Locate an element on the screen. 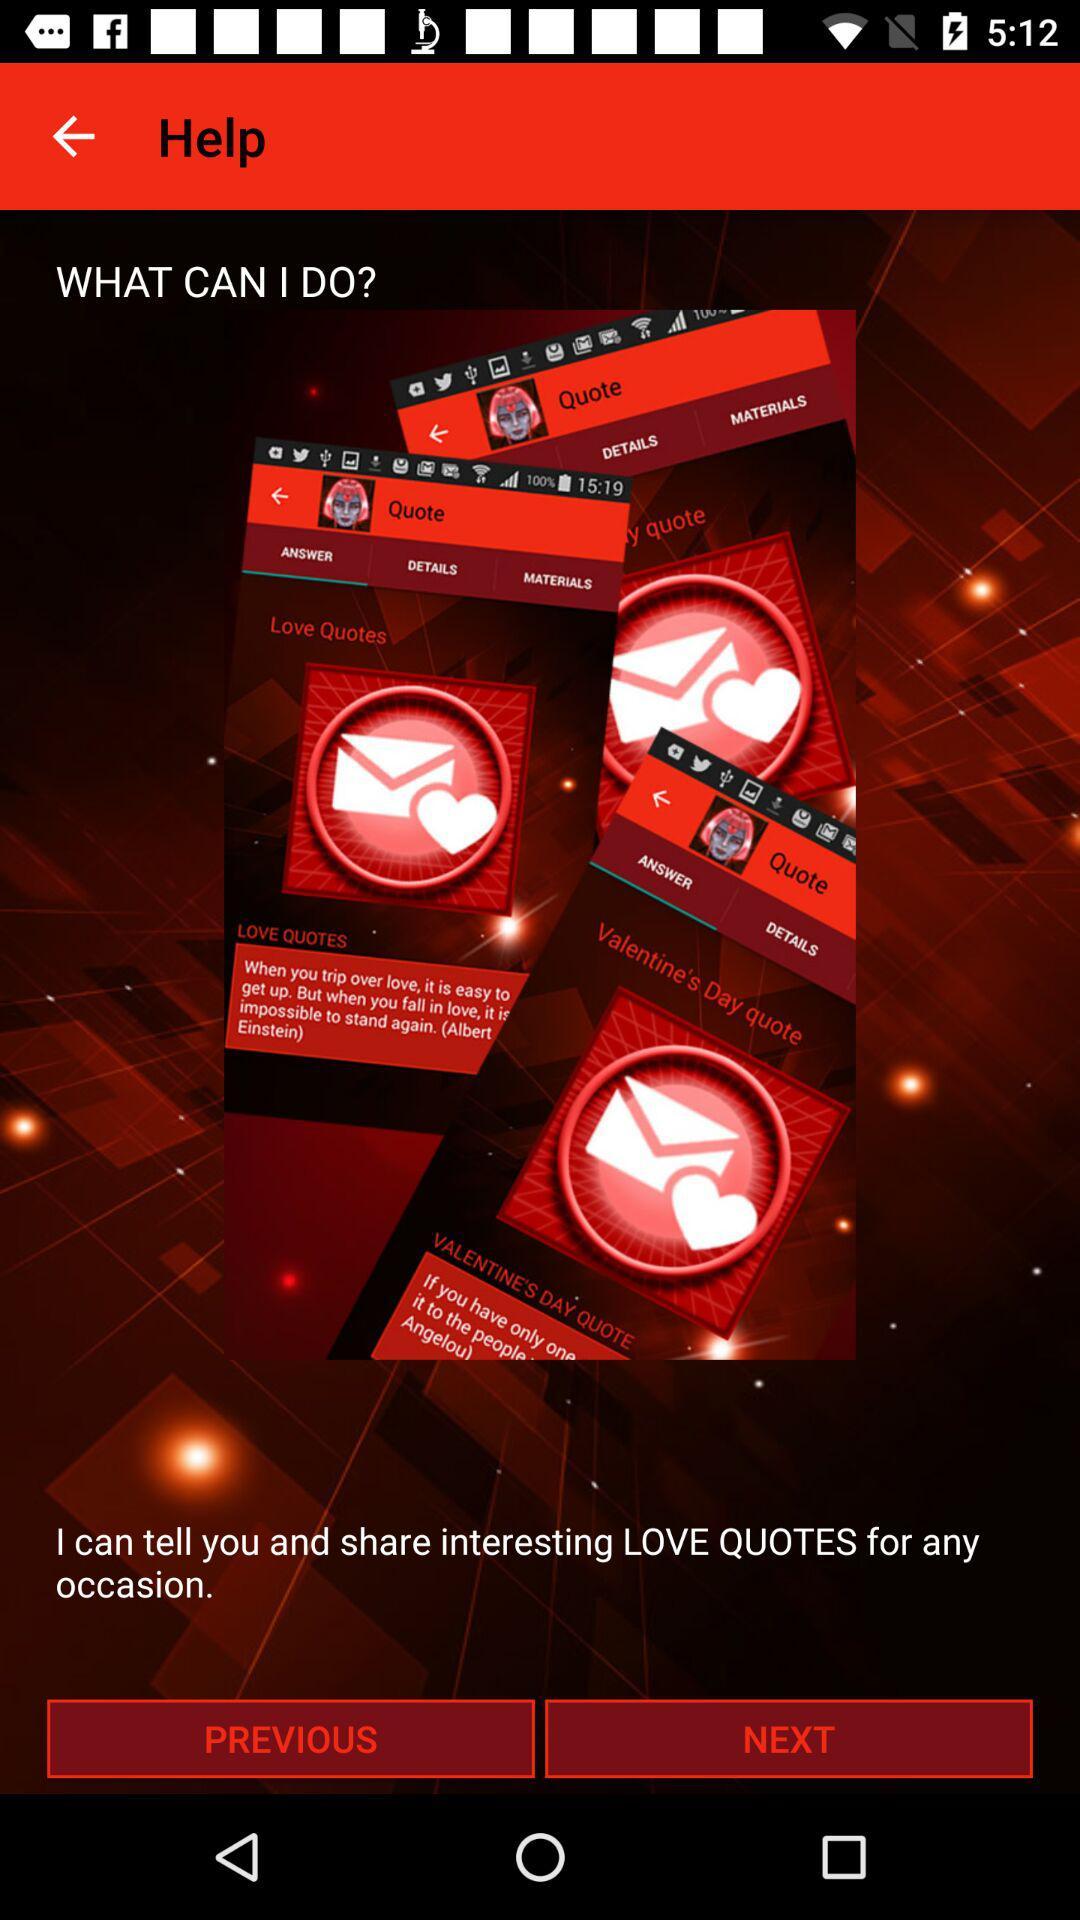 The width and height of the screenshot is (1080, 1920). the item below the i can tell icon is located at coordinates (788, 1737).